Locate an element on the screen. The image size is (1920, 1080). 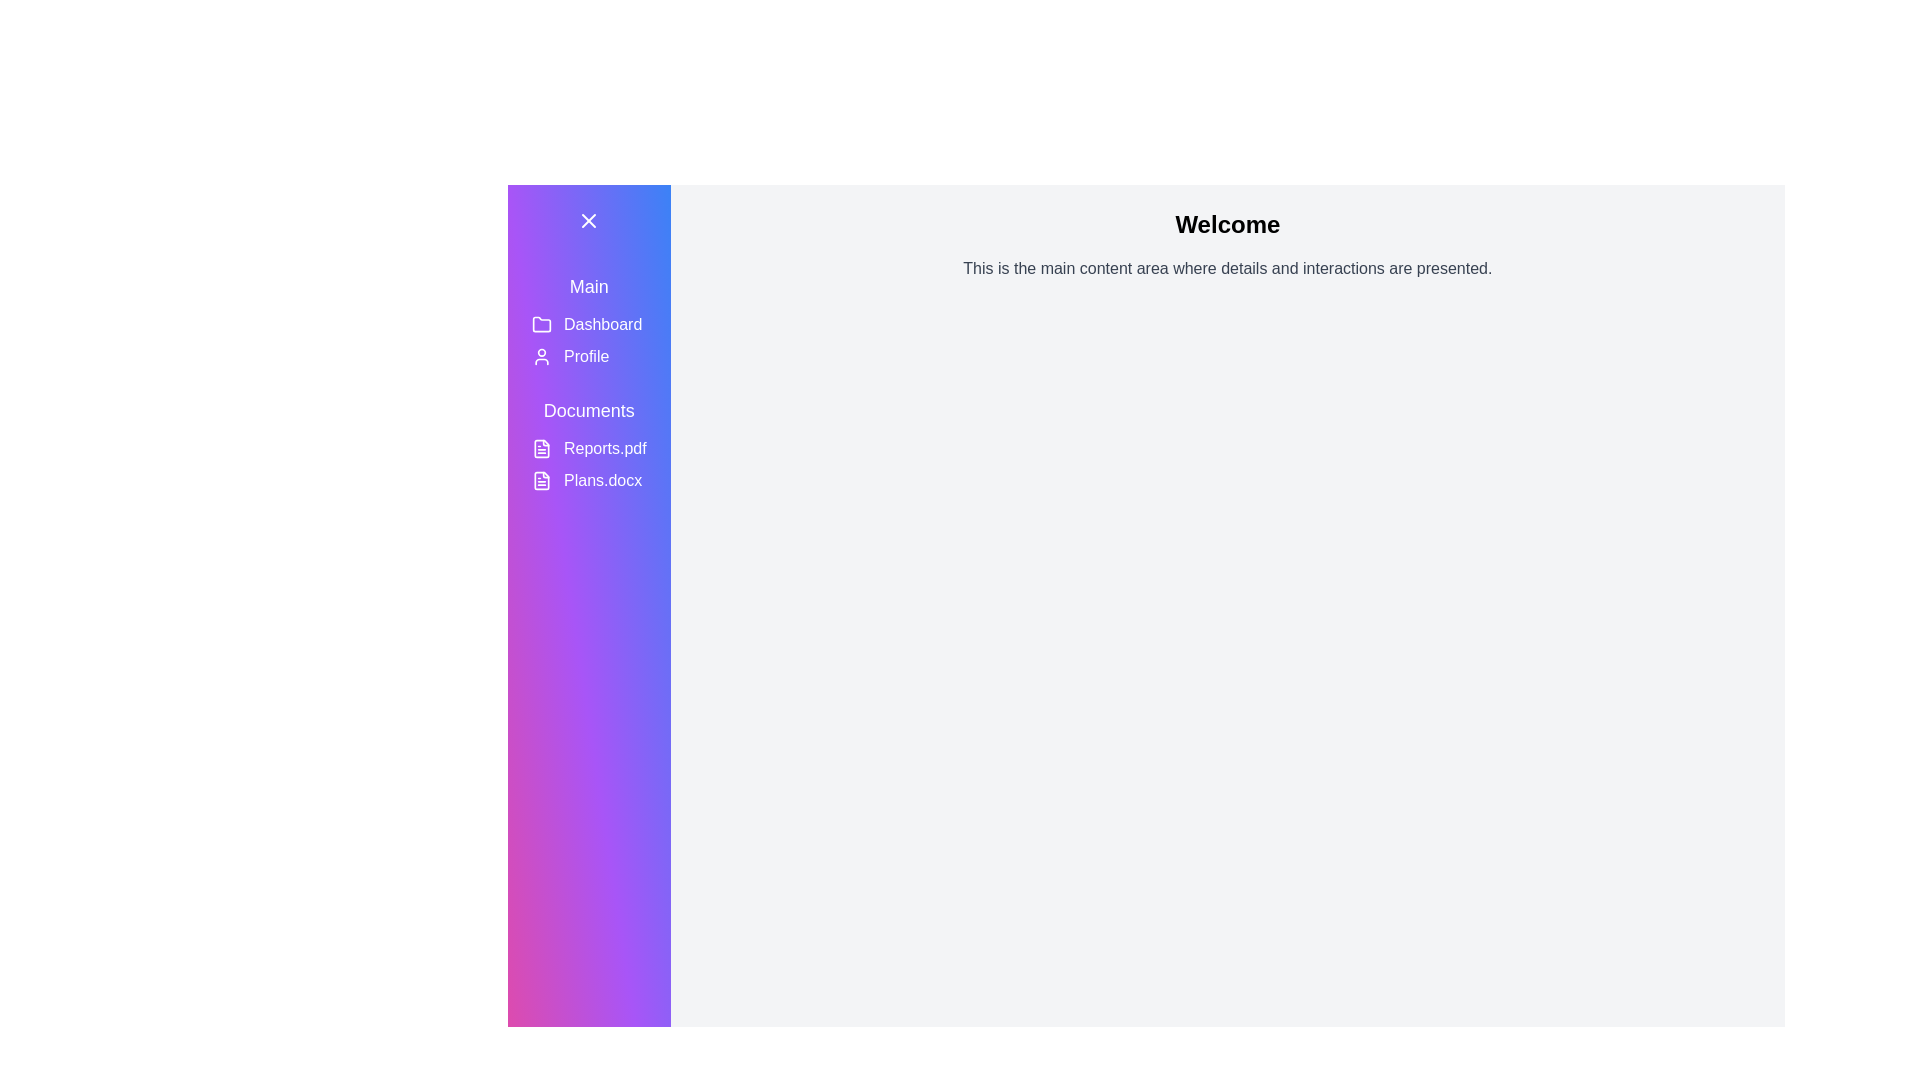
the gray textual paragraph located below the 'Welcome' header, which is styled in medium text size and serves as a descriptive block within a light gray content area is located at coordinates (1226, 268).